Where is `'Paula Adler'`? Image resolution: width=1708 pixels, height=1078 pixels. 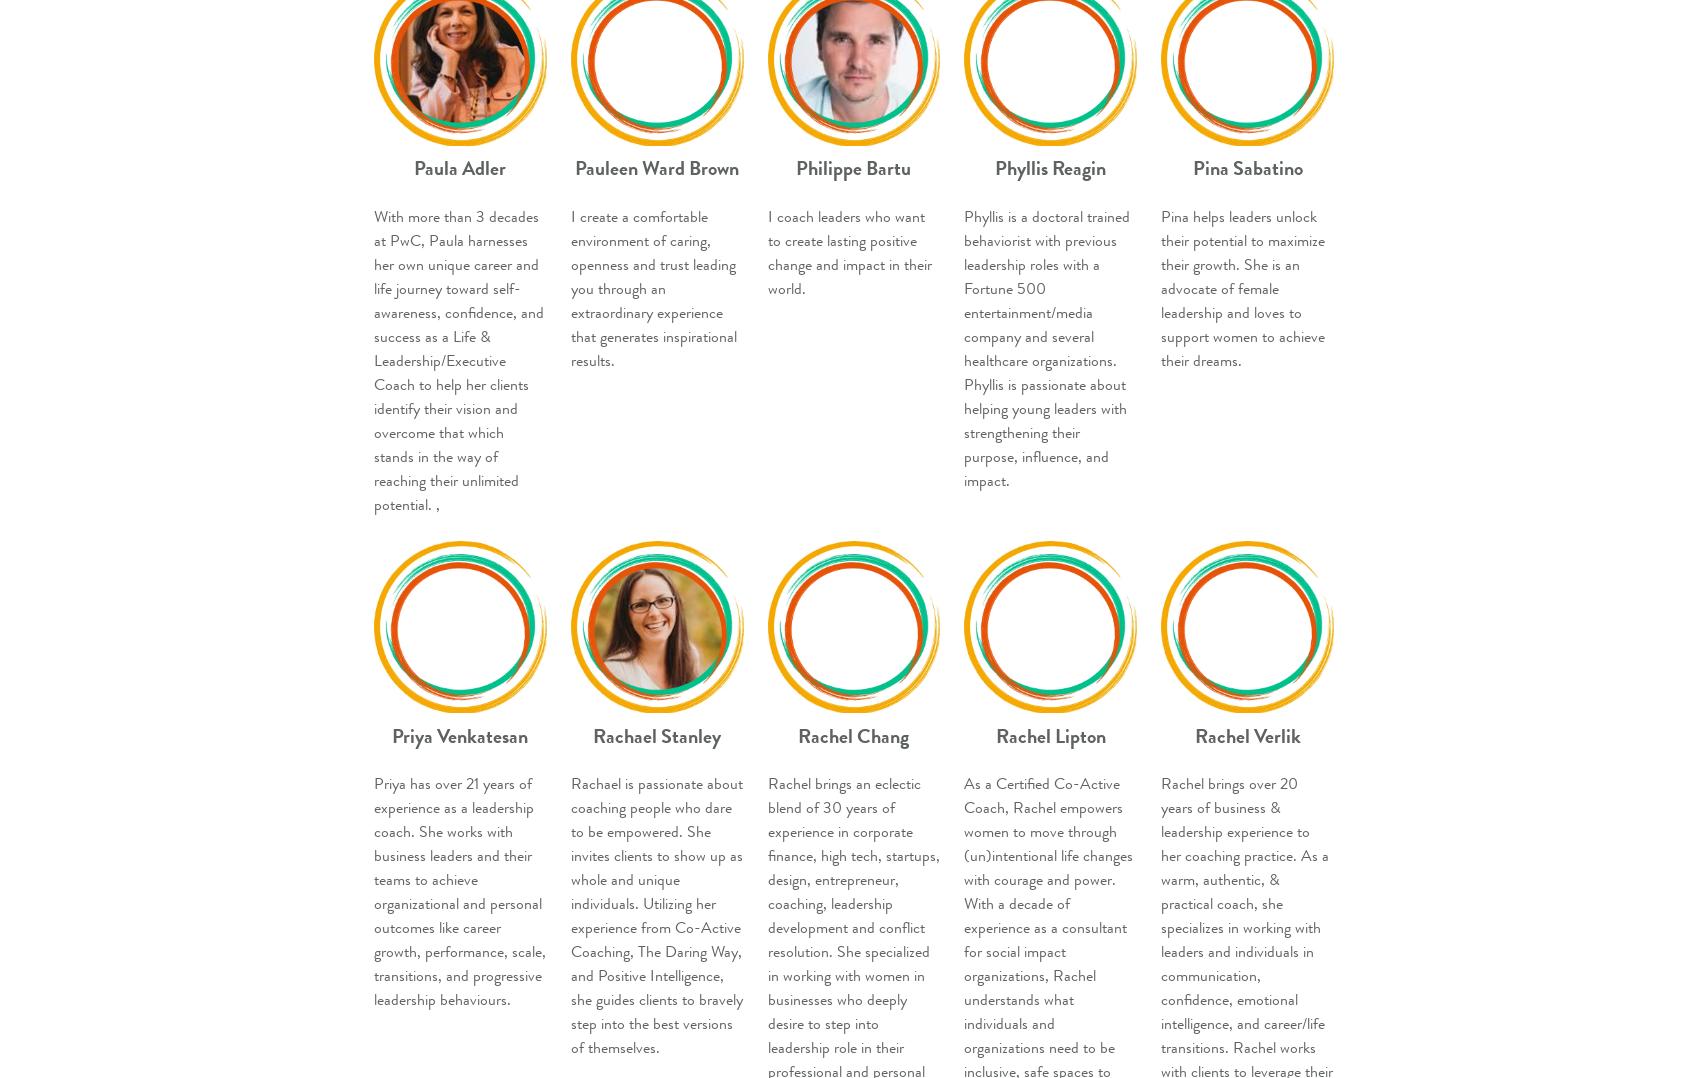
'Paula Adler' is located at coordinates (414, 167).